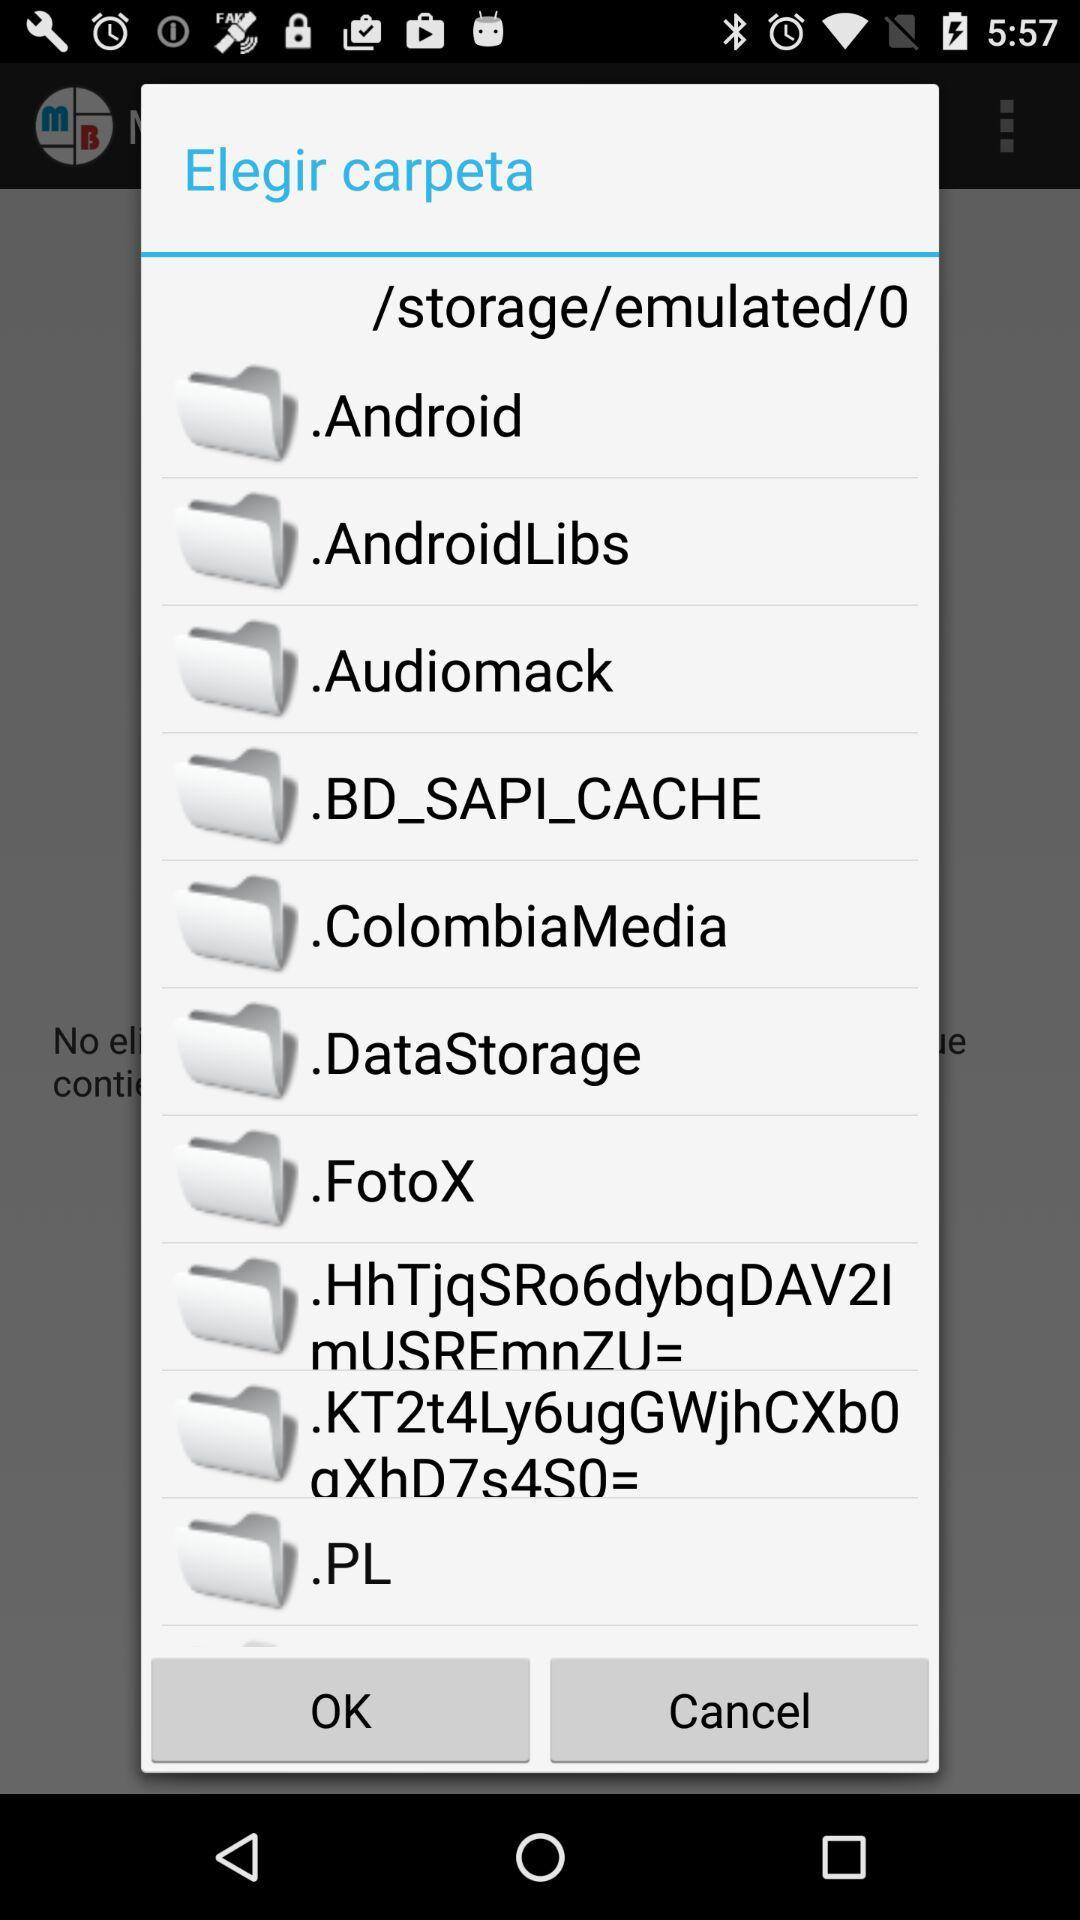 This screenshot has height=1920, width=1080. I want to click on icon at the bottom right corner, so click(739, 1708).